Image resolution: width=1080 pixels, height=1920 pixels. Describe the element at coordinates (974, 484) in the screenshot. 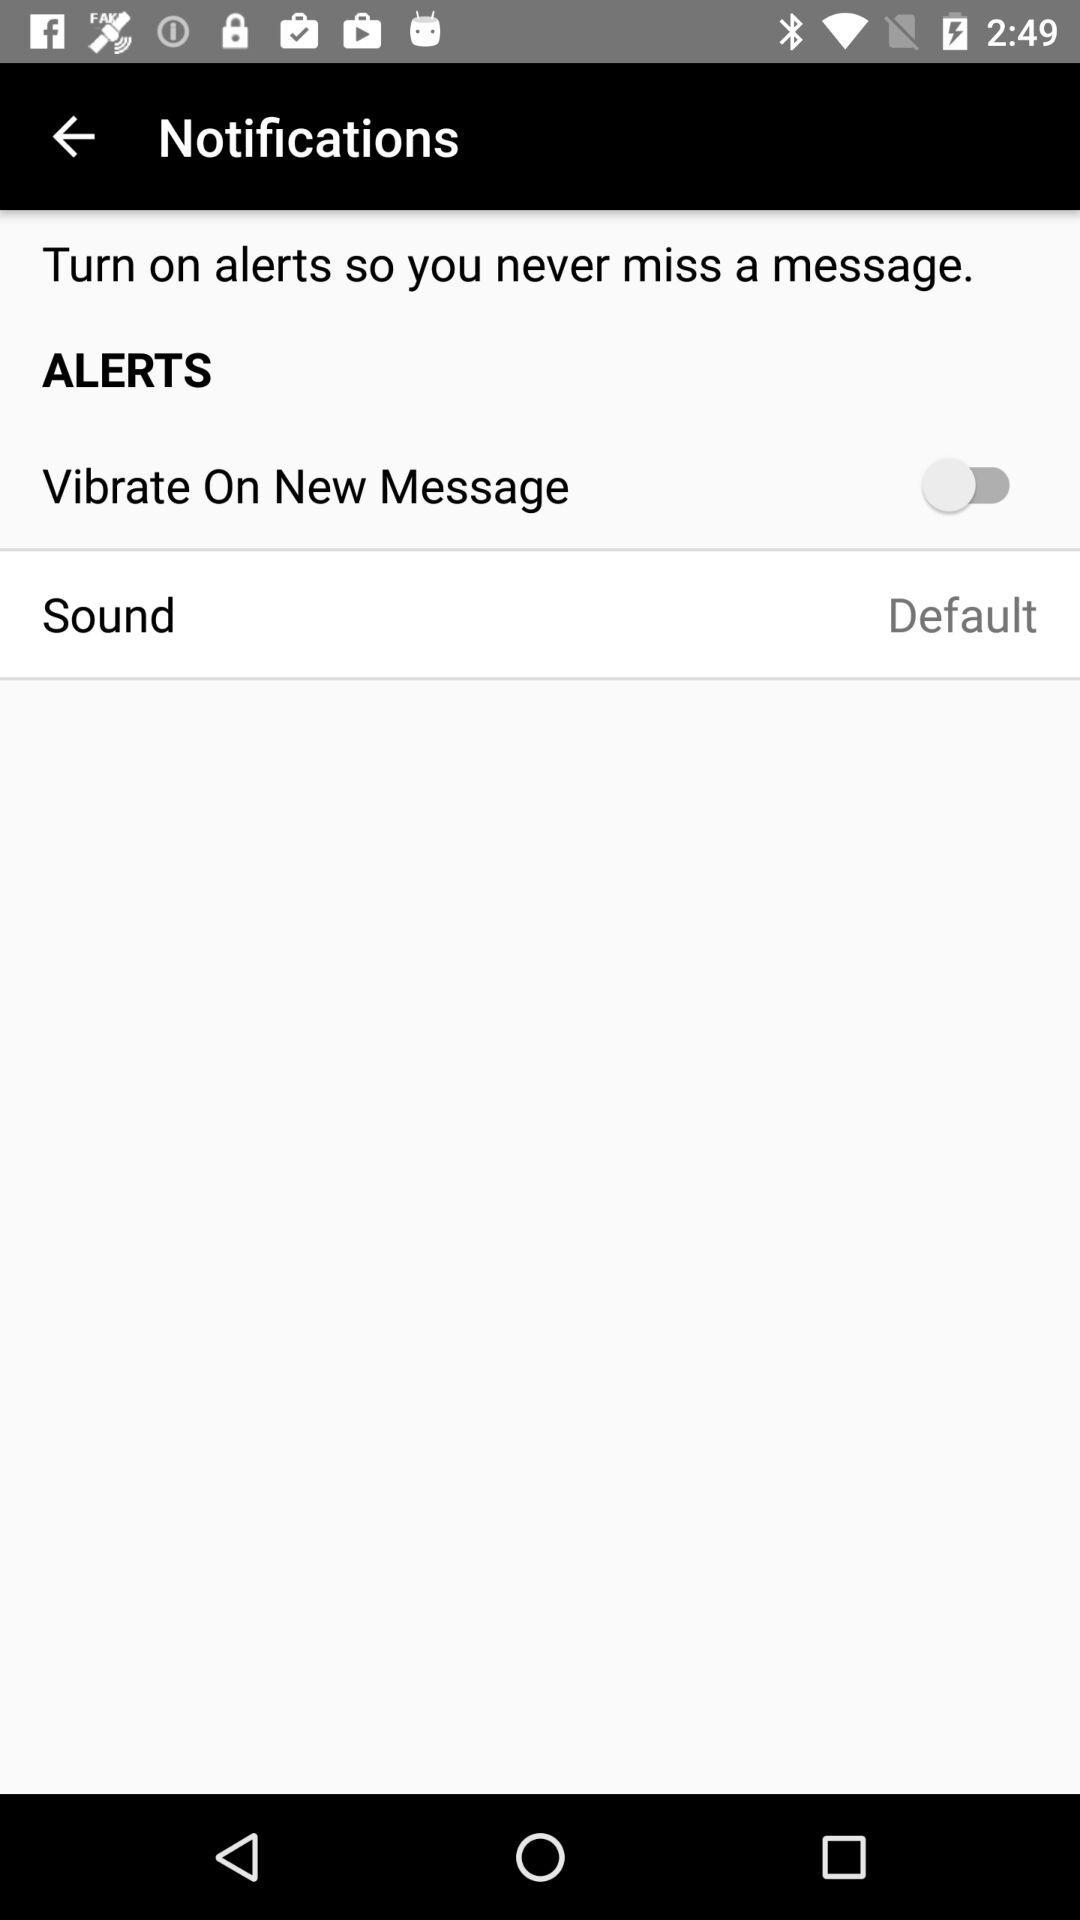

I see `the icon at the top right corner` at that location.